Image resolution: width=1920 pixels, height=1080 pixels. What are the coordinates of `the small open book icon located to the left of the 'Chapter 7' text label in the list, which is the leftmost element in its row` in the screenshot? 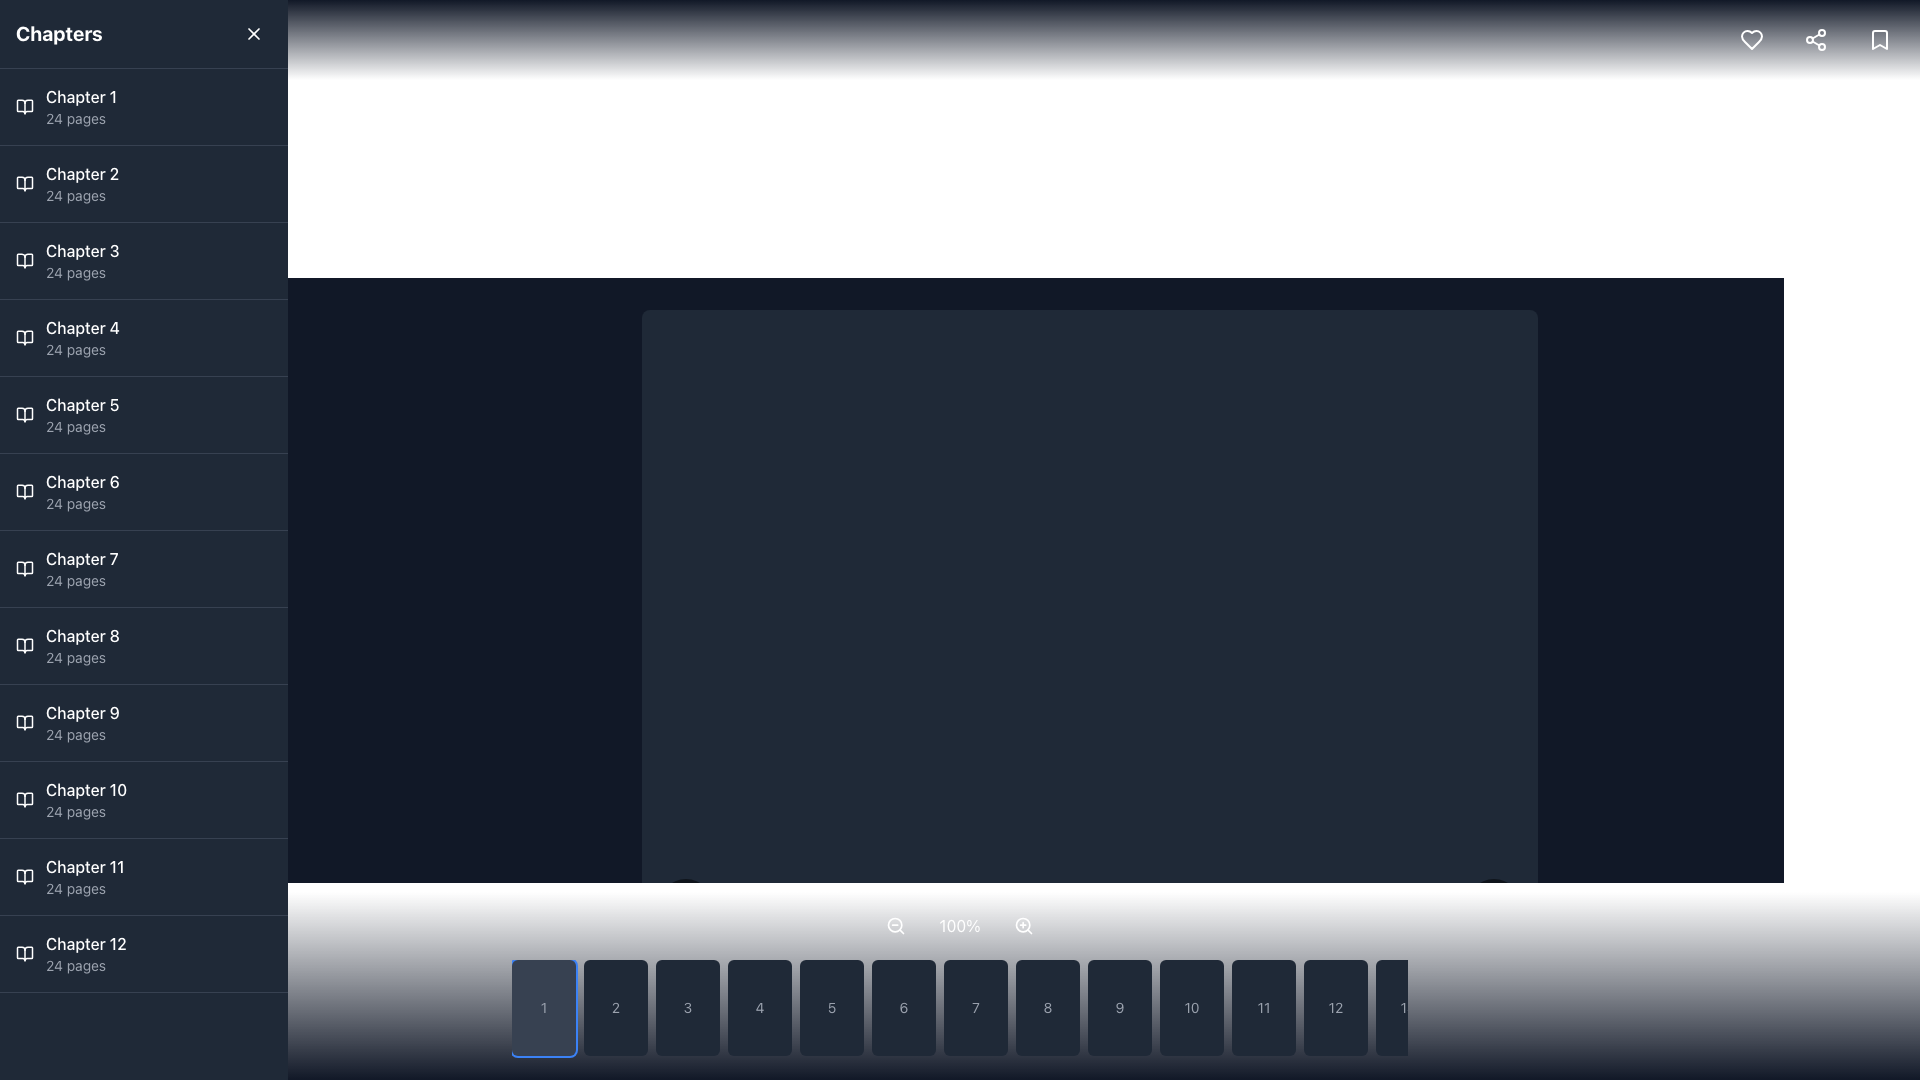 It's located at (24, 569).